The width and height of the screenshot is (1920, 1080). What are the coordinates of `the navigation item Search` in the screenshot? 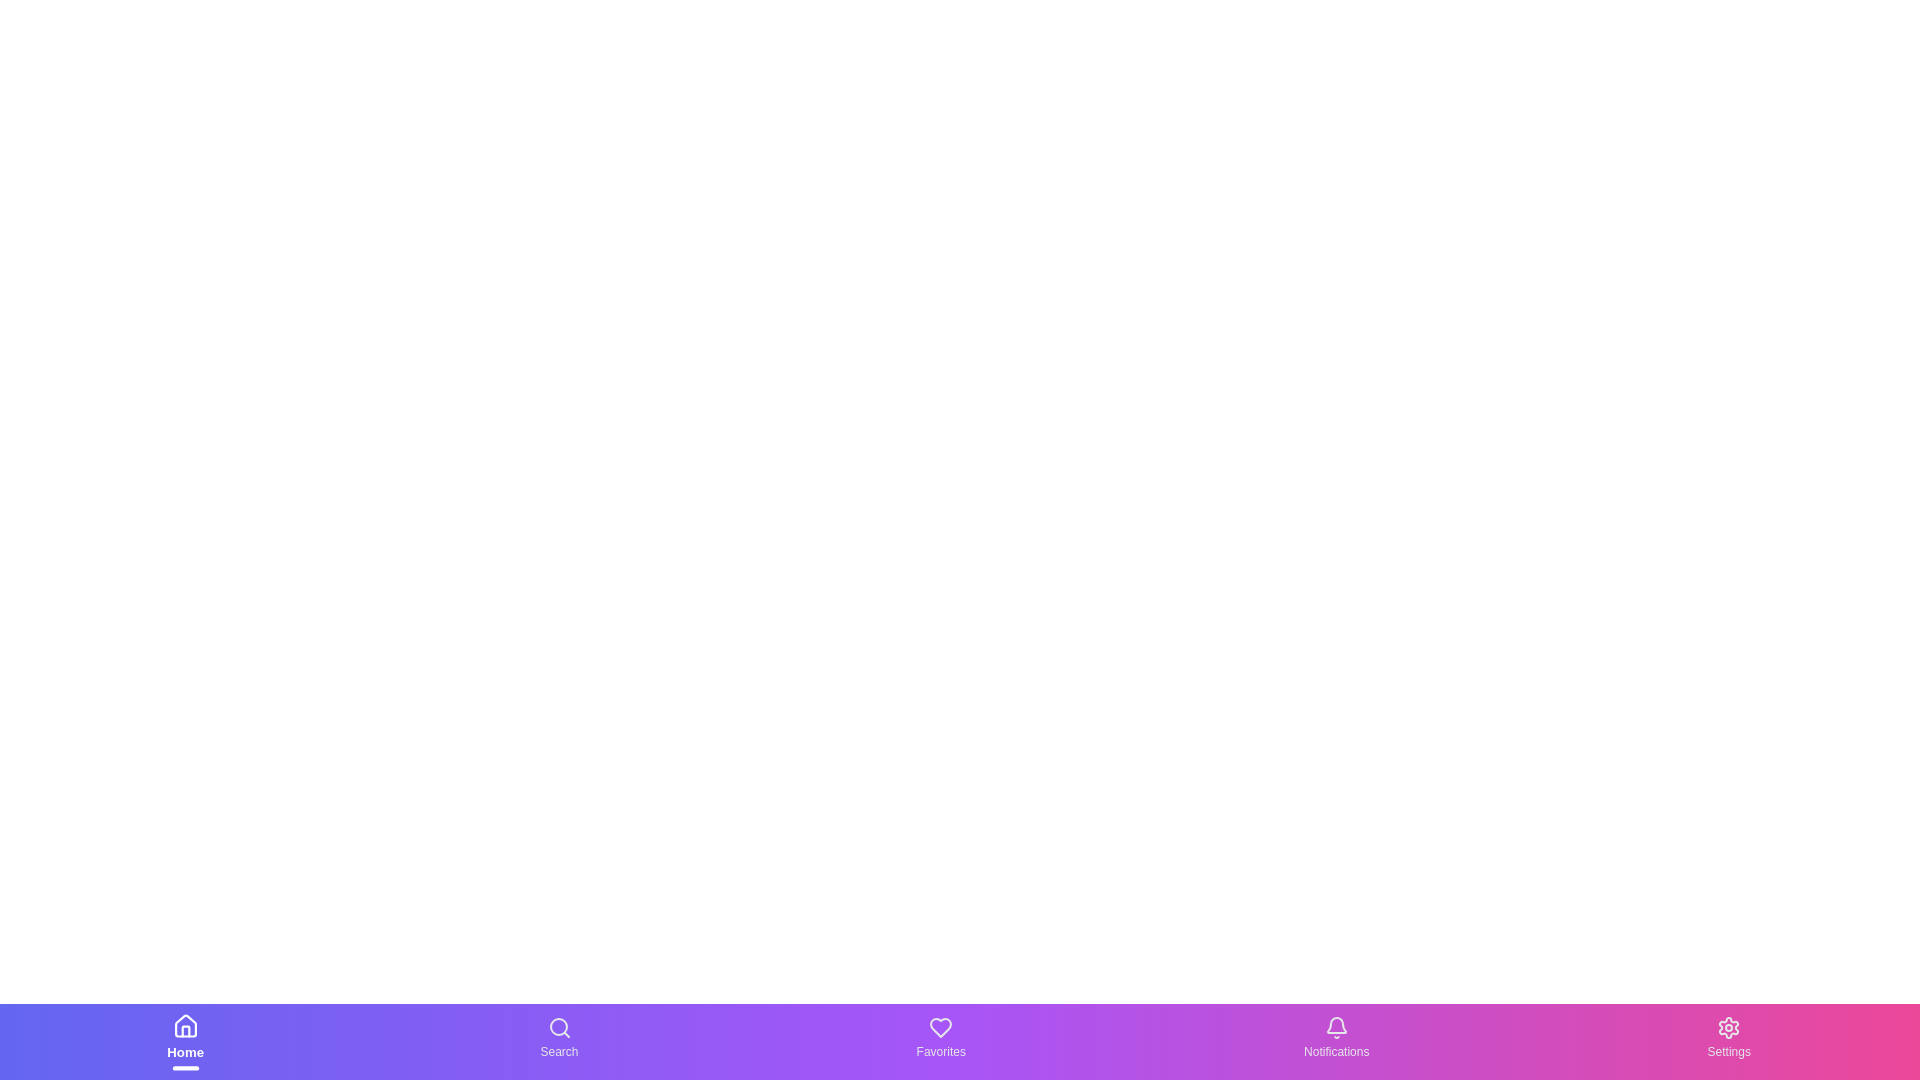 It's located at (558, 1040).